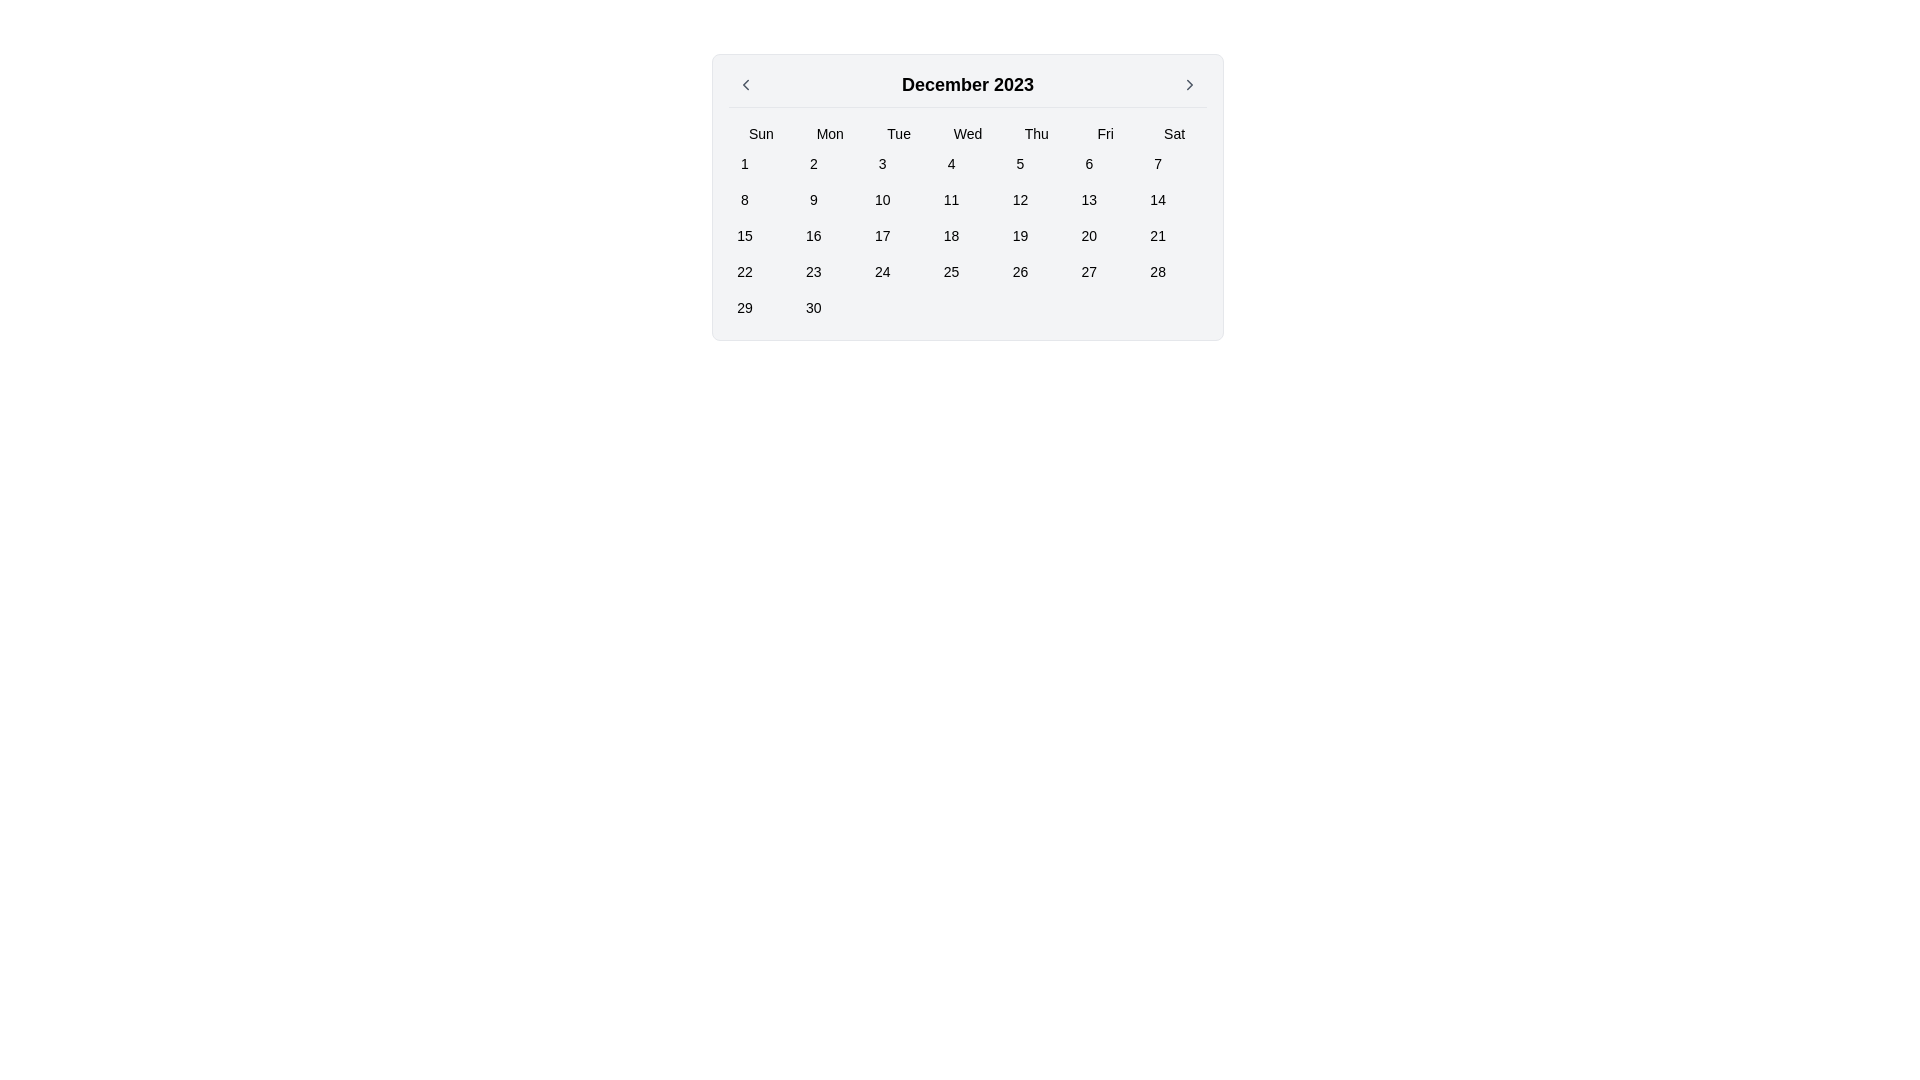  What do you see at coordinates (1174, 134) in the screenshot?
I see `the 'Saturday' text label in the calendar interface, which is the last element in the horizontal list of day labels` at bounding box center [1174, 134].